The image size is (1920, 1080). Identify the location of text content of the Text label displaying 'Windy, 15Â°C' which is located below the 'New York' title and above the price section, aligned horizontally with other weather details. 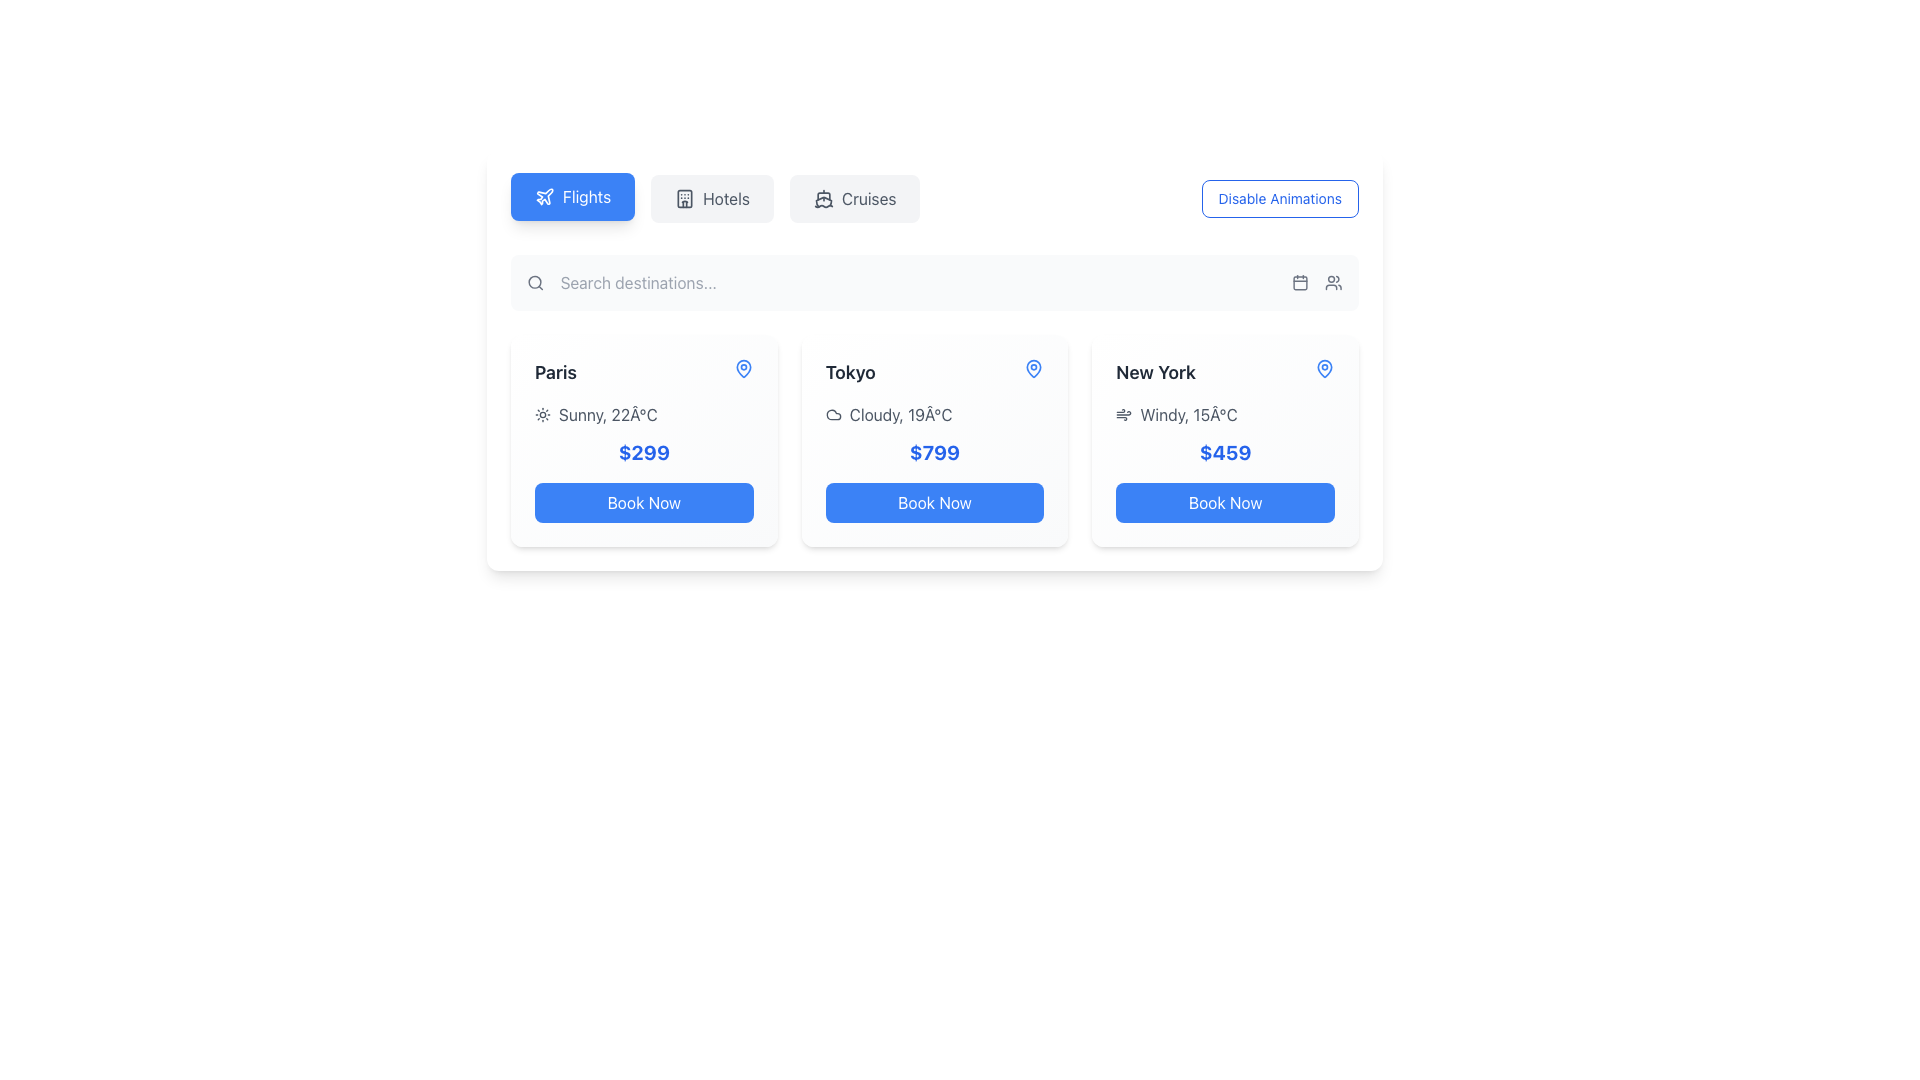
(1189, 414).